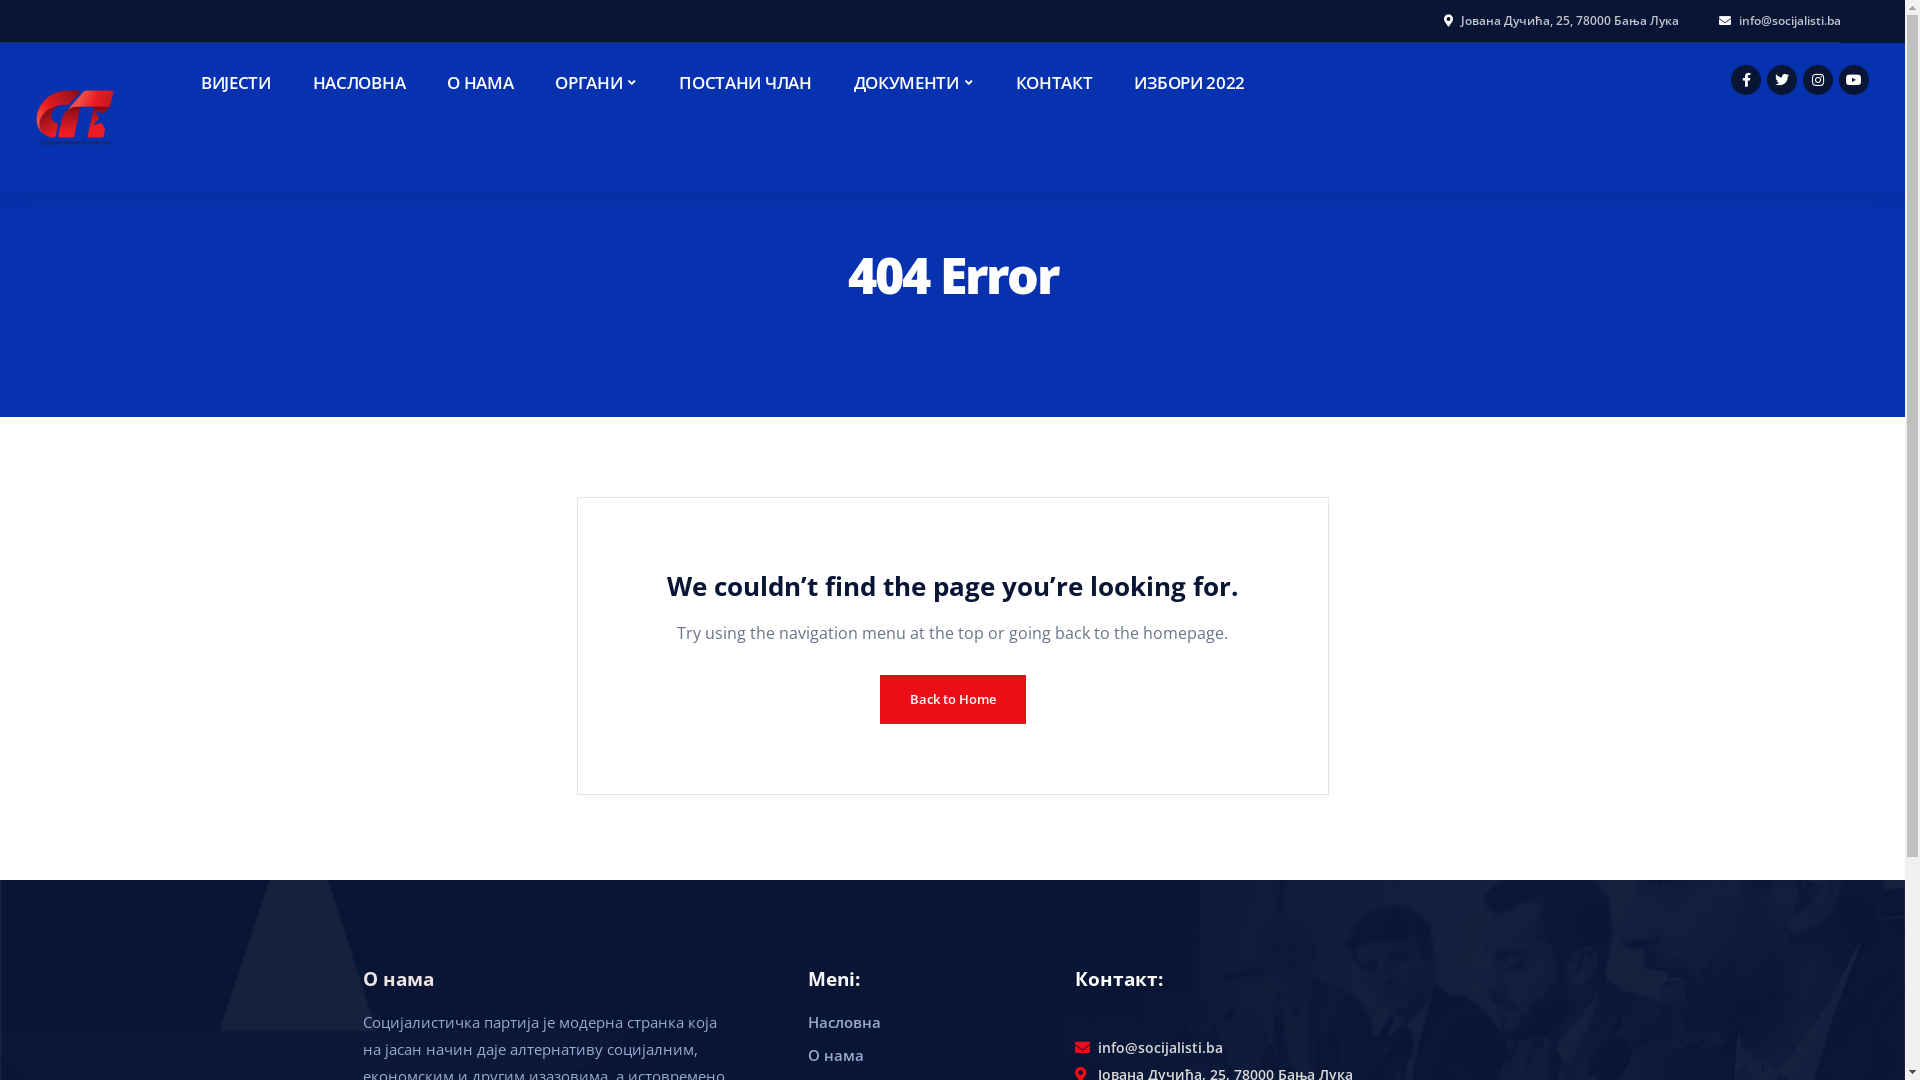  I want to click on 'Back to Home', so click(952, 698).